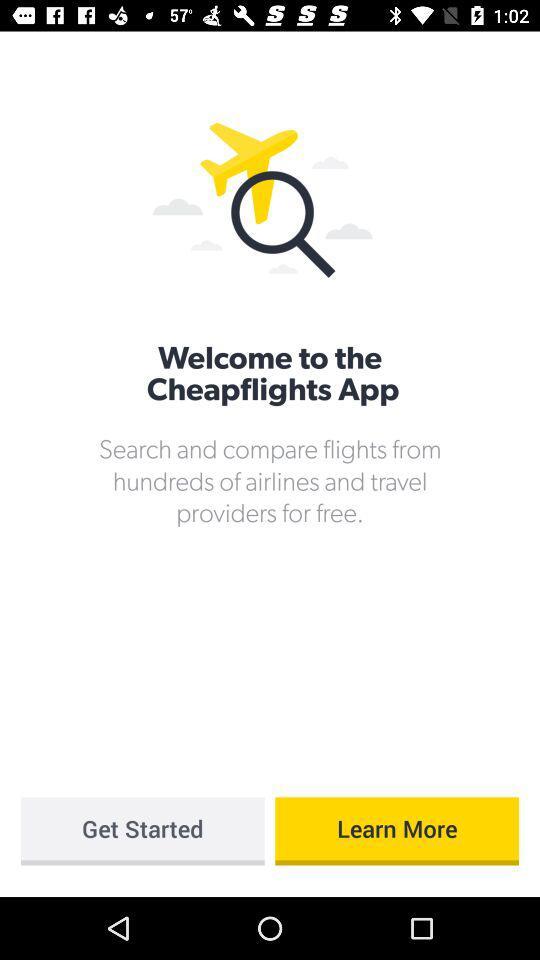  What do you see at coordinates (141, 831) in the screenshot?
I see `icon below search and compare item` at bounding box center [141, 831].